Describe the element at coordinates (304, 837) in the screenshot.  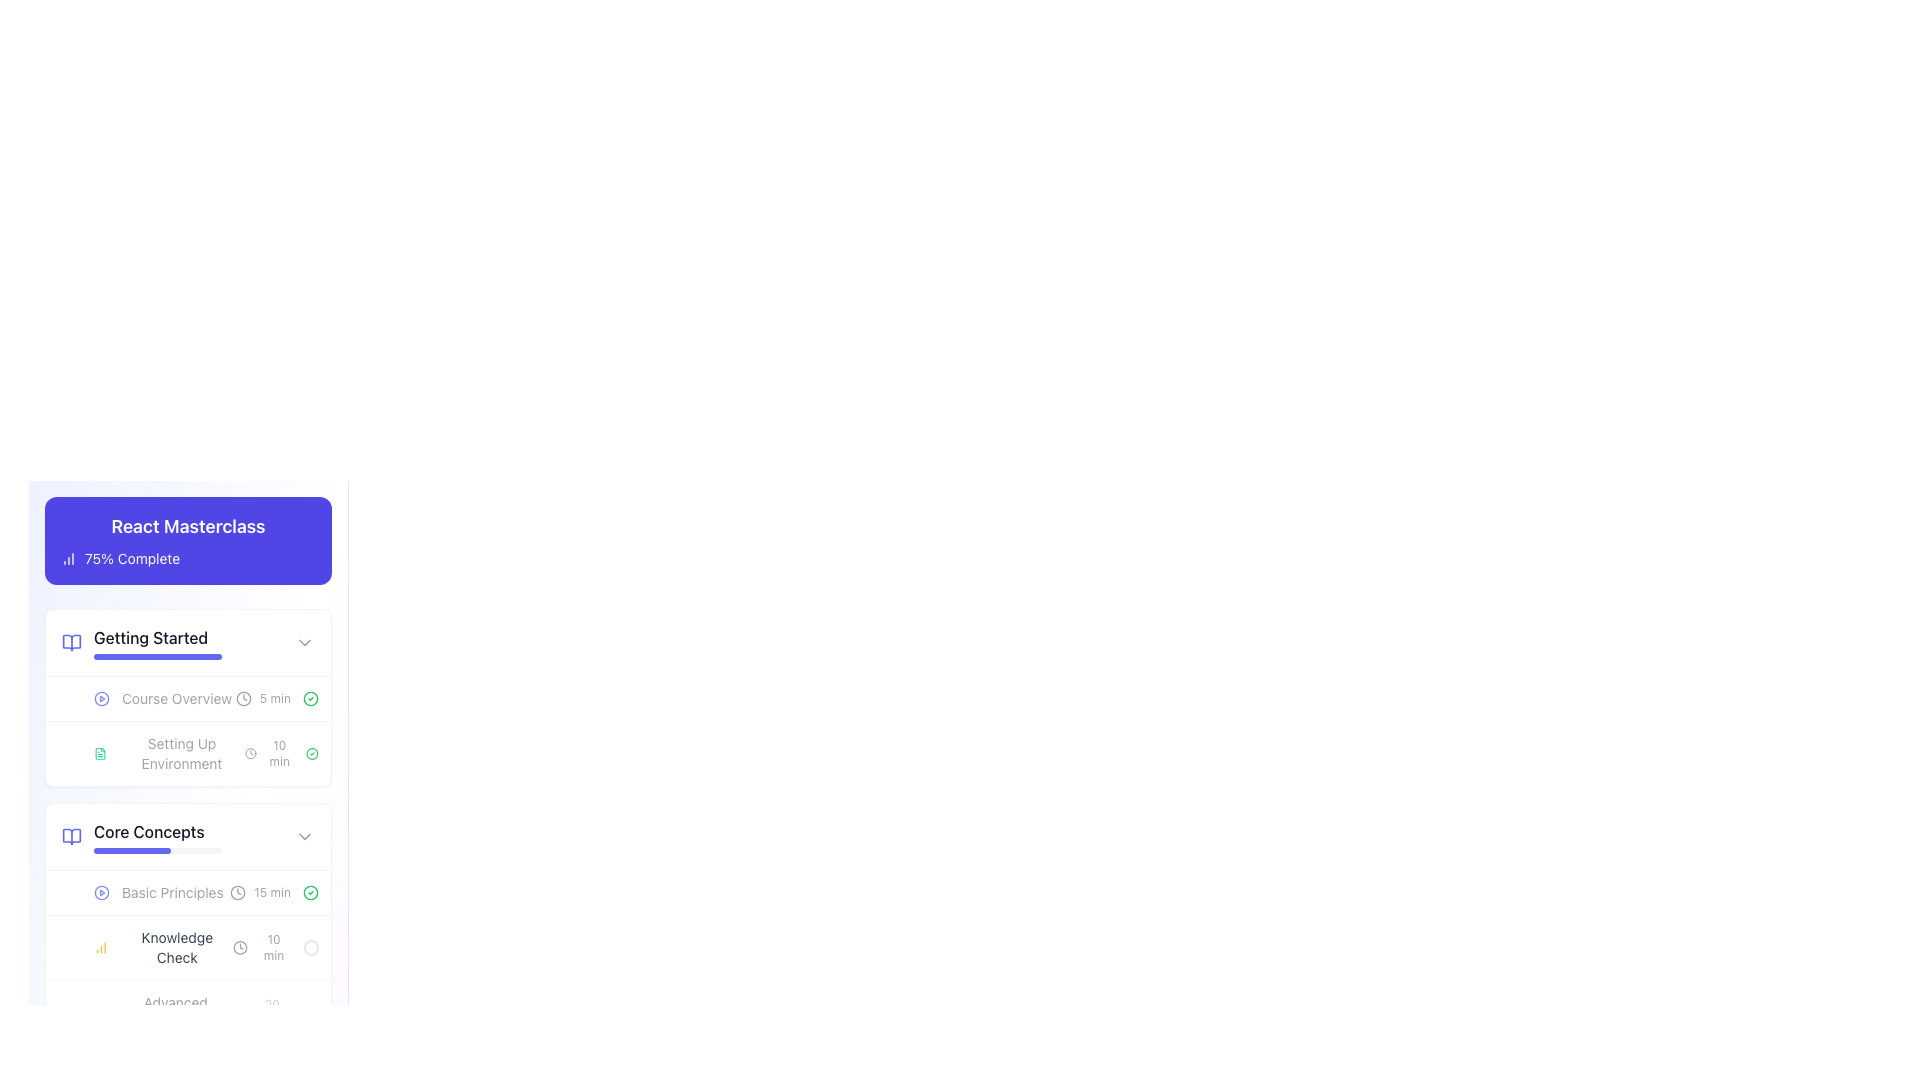
I see `the rightward-facing chevron icon located at the far right of the 'Core Concepts' row` at that location.